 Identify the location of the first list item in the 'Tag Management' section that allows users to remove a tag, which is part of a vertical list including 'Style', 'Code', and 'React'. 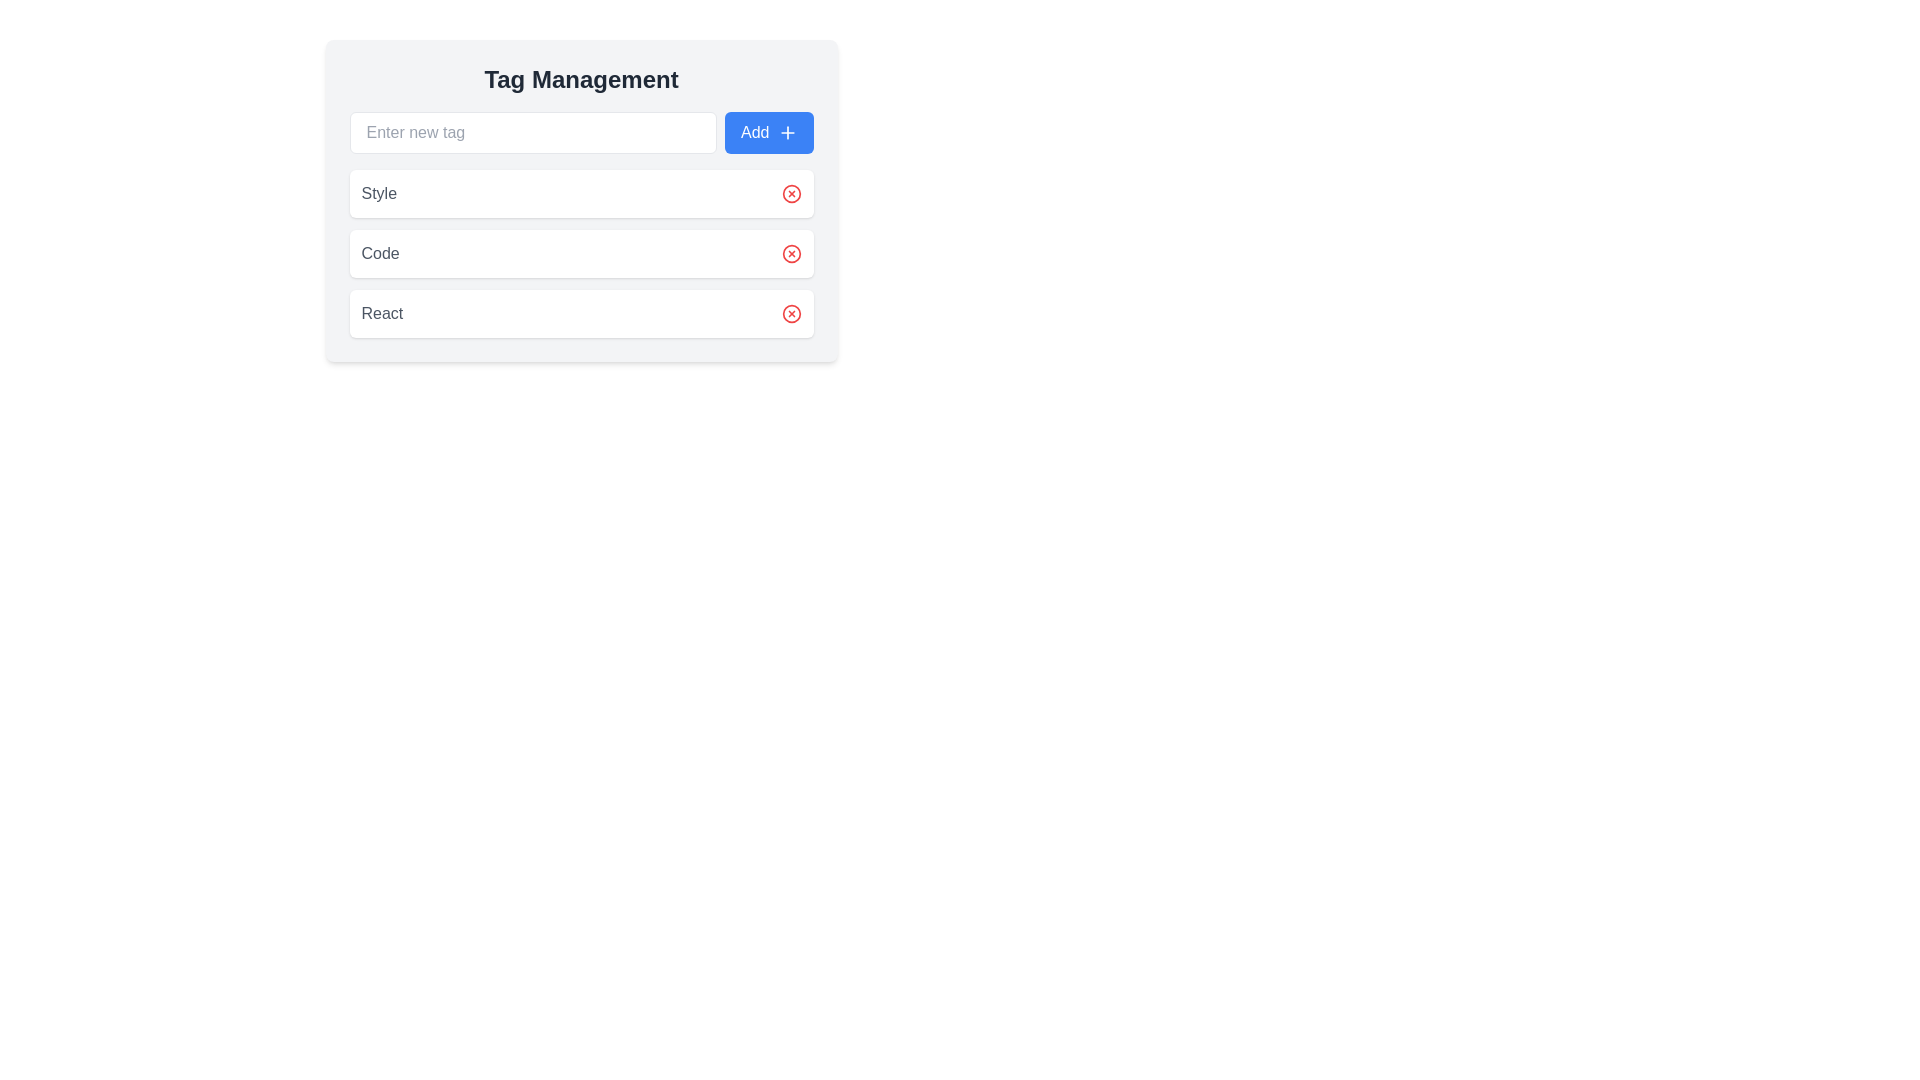
(580, 200).